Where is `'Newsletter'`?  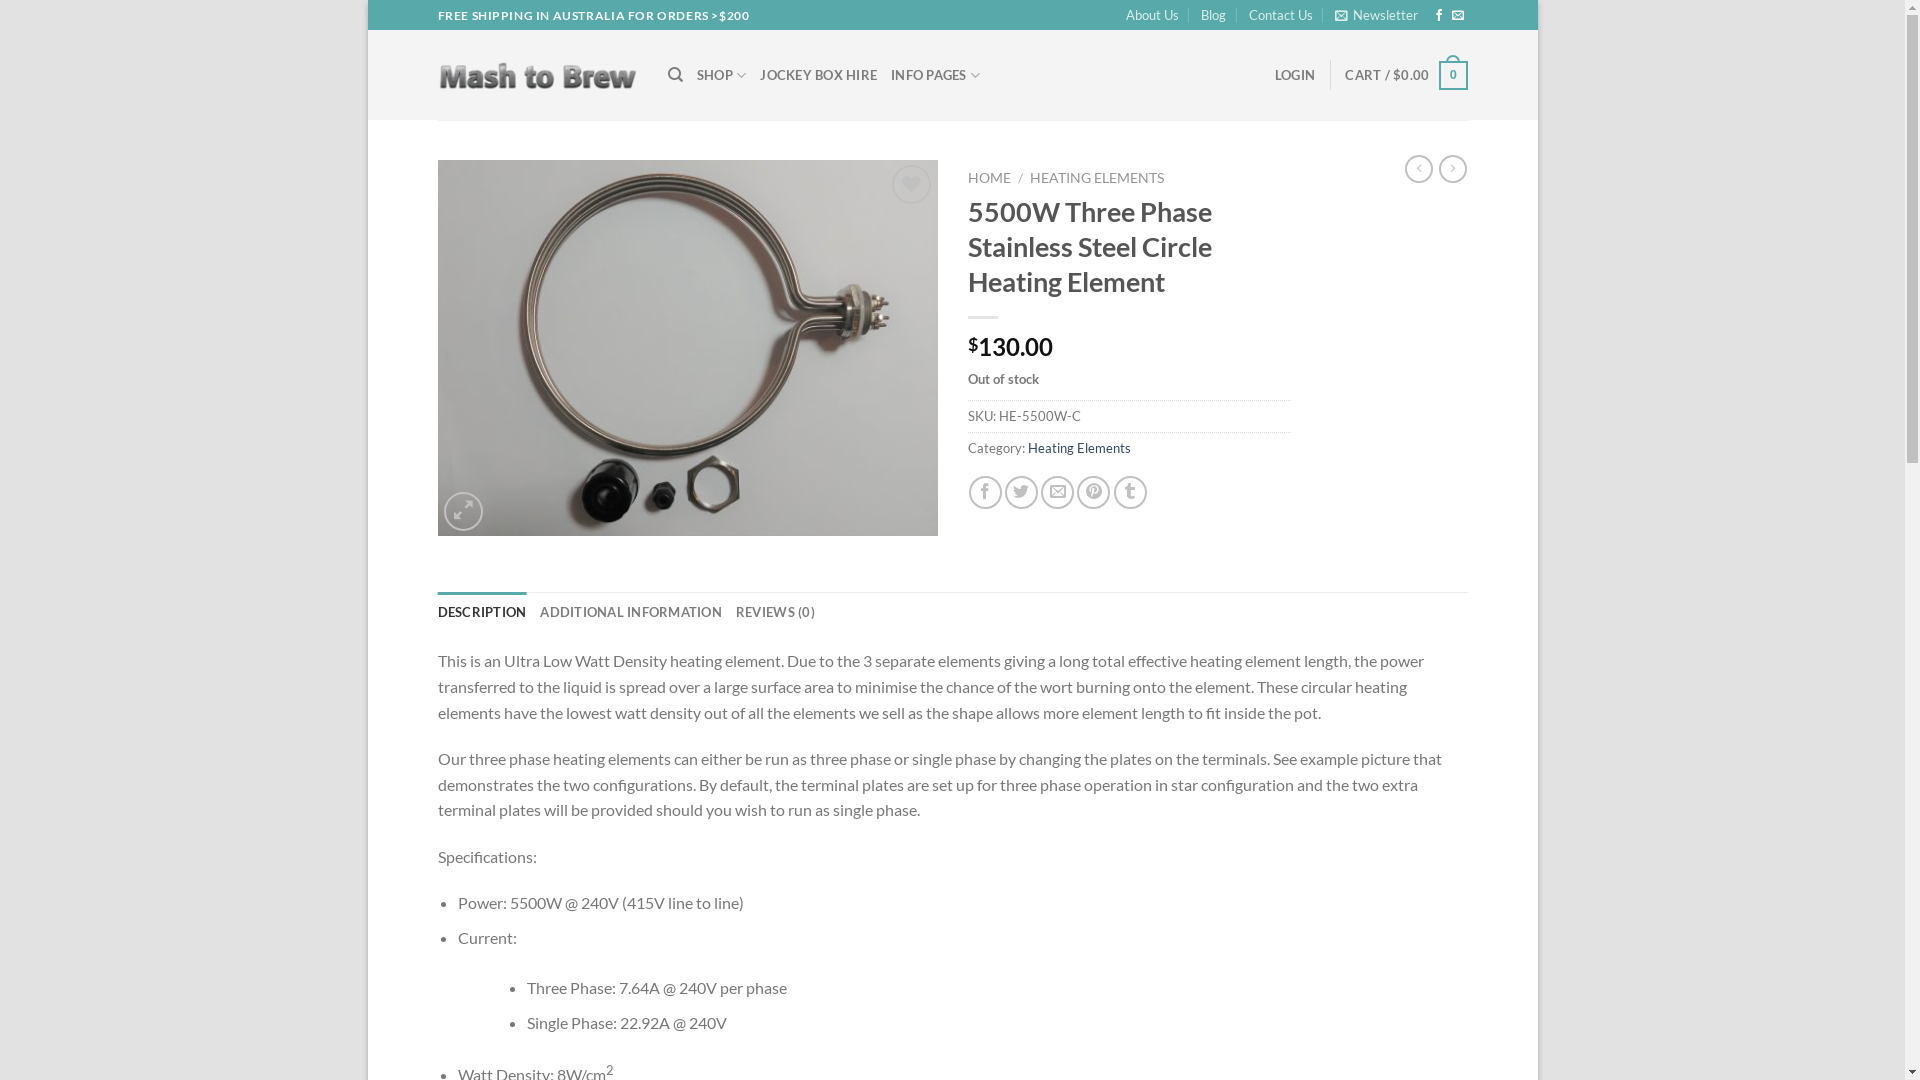
'Newsletter' is located at coordinates (1375, 15).